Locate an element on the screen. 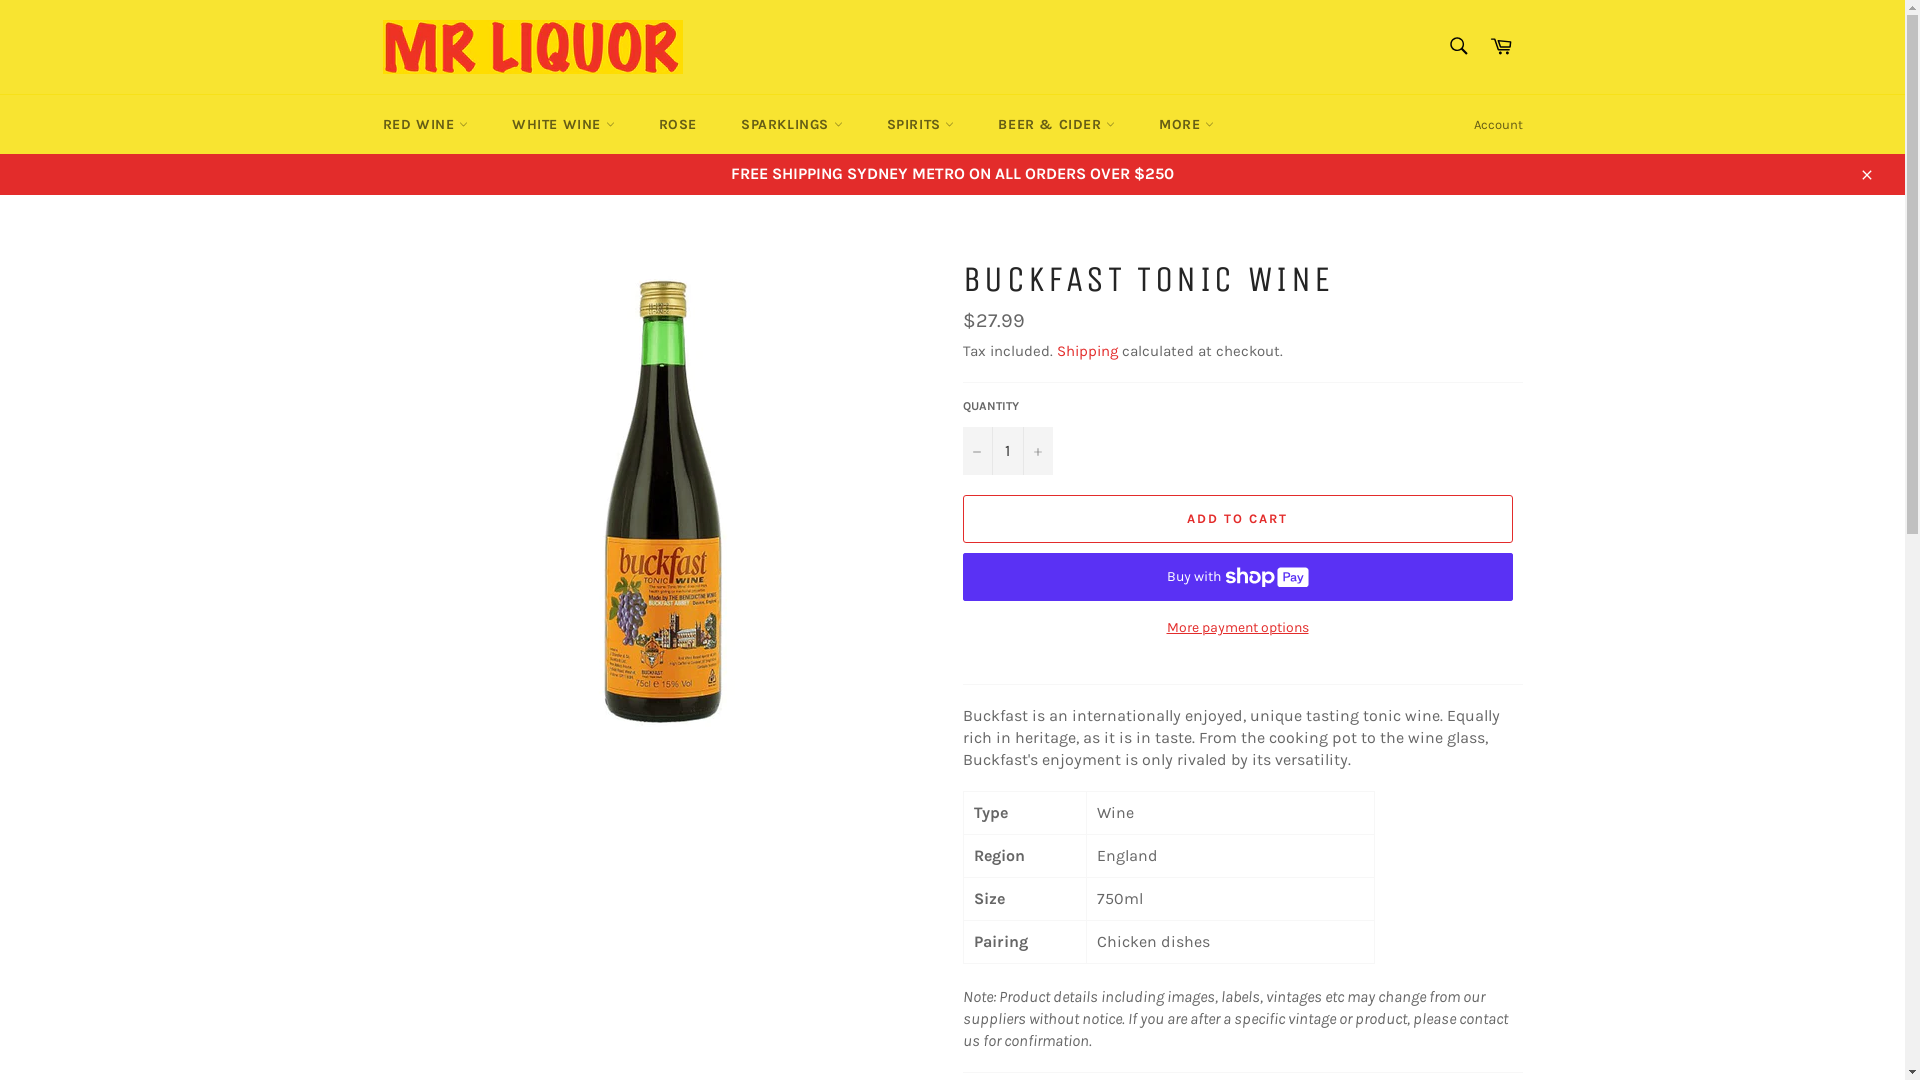  'ROSE' is located at coordinates (677, 124).